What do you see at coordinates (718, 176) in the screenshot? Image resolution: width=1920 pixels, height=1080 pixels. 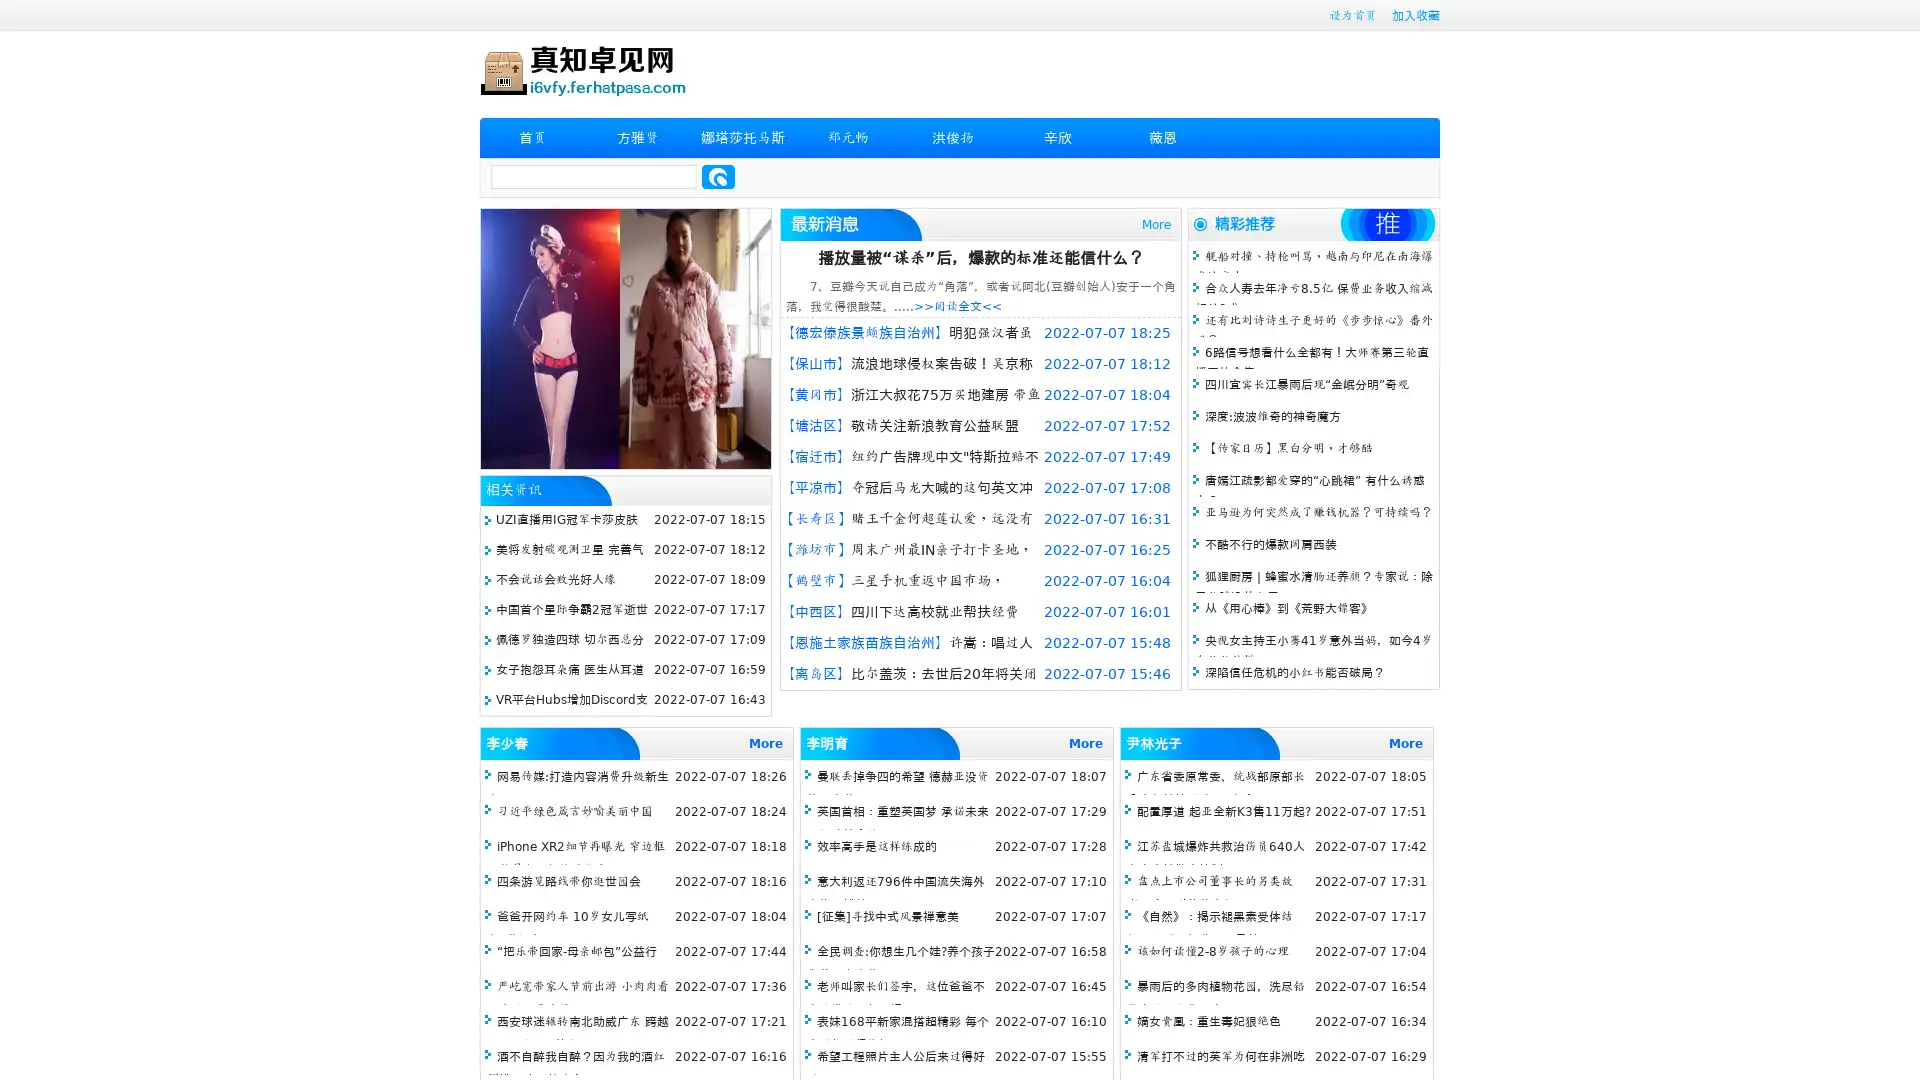 I see `Search` at bounding box center [718, 176].